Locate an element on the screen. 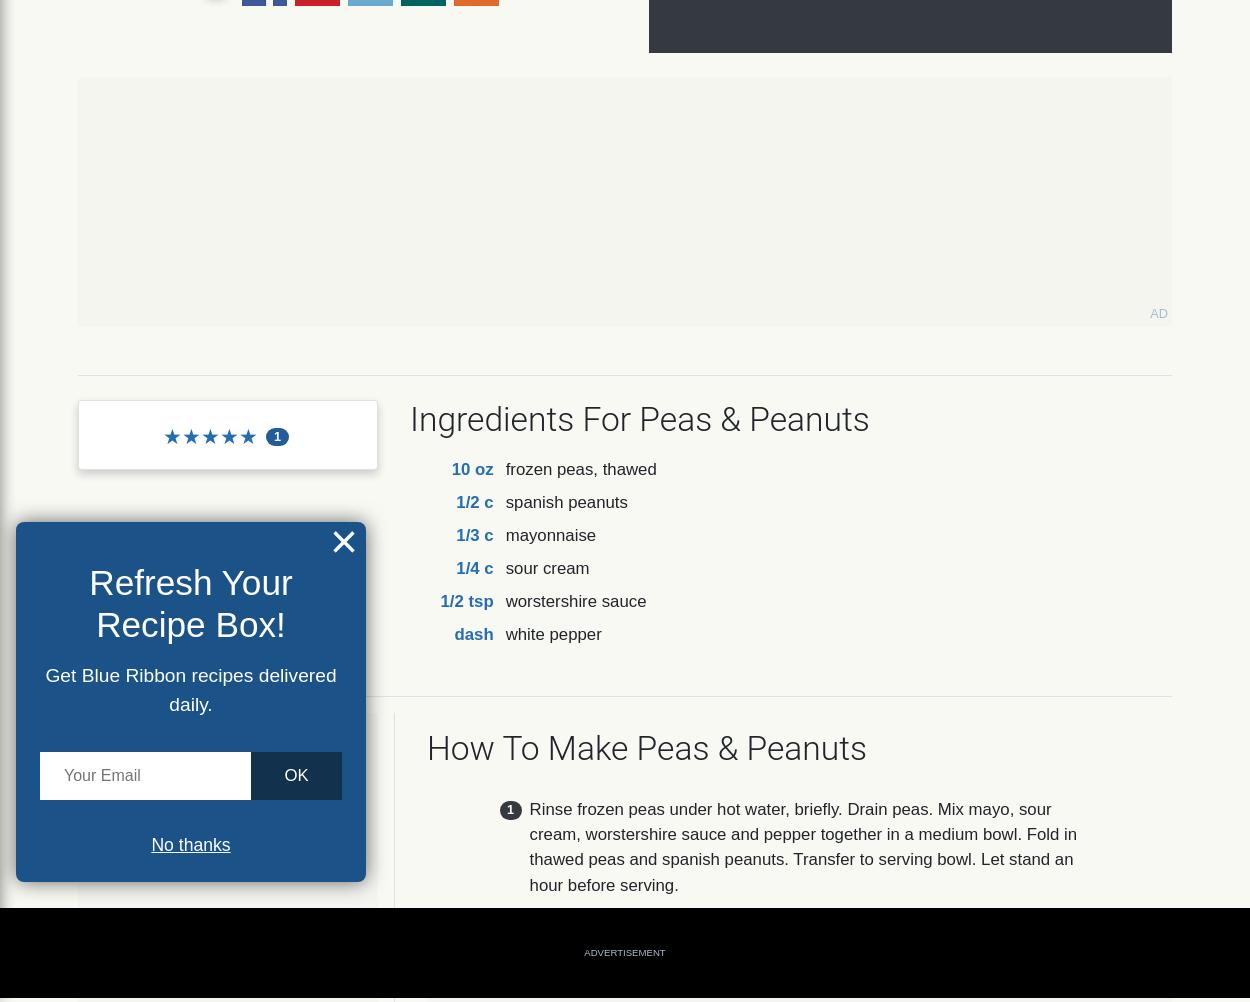 The height and width of the screenshot is (1002, 1250). 'white pepper' is located at coordinates (505, 633).